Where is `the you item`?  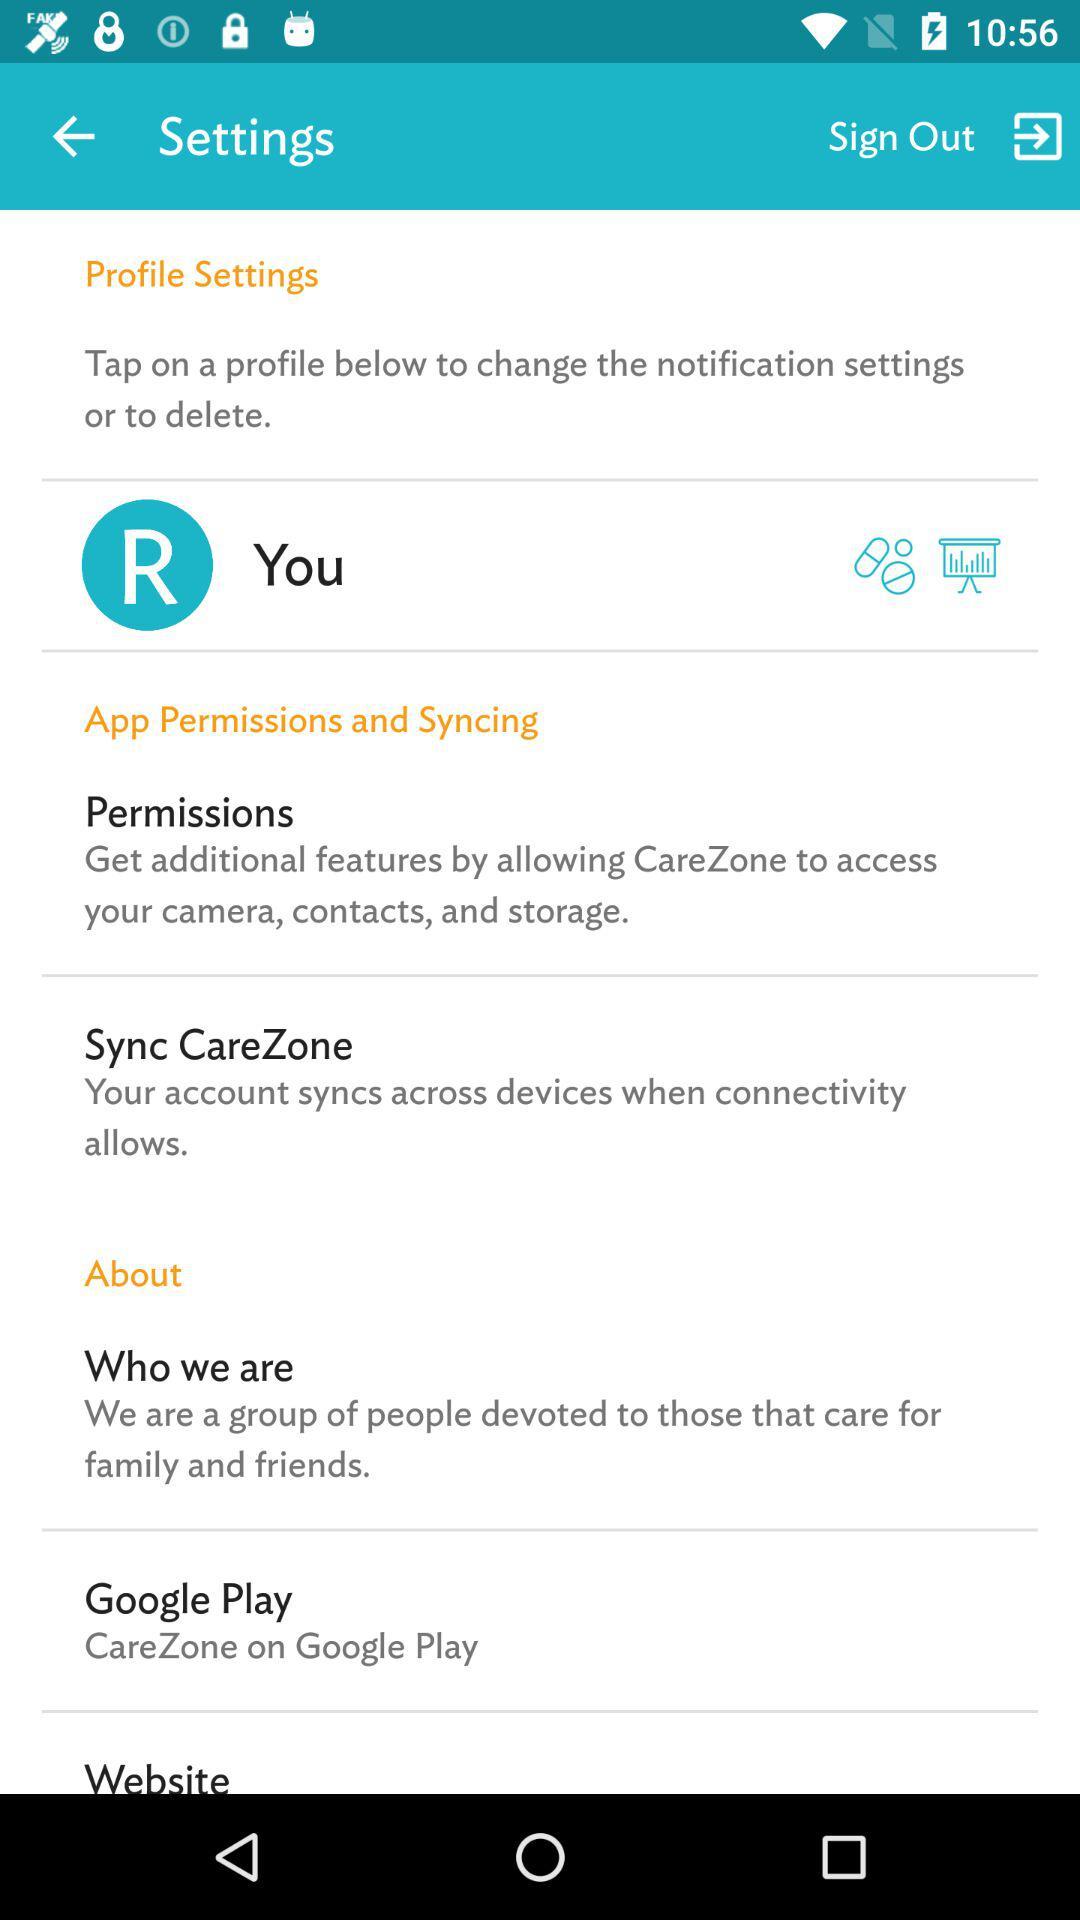 the you item is located at coordinates (299, 564).